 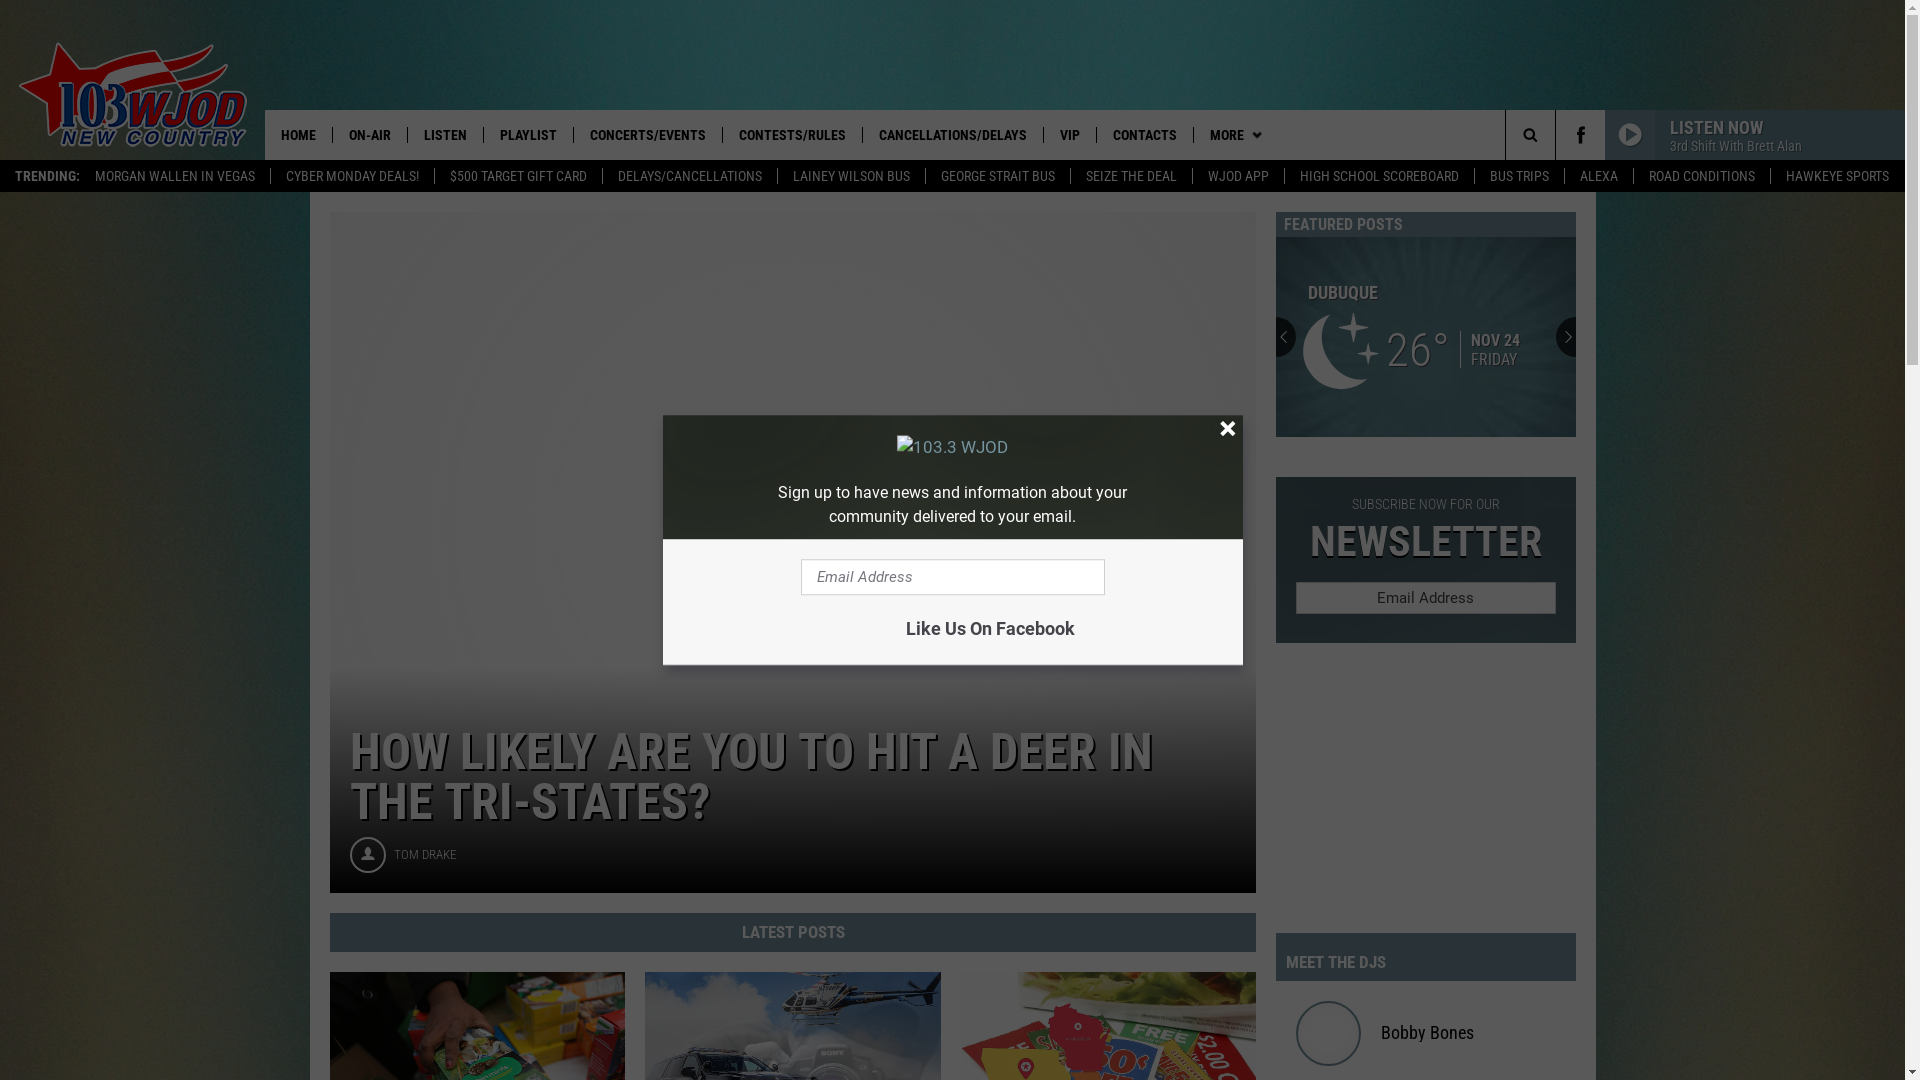 I want to click on 'LAINEY WILSON BUS', so click(x=850, y=175).